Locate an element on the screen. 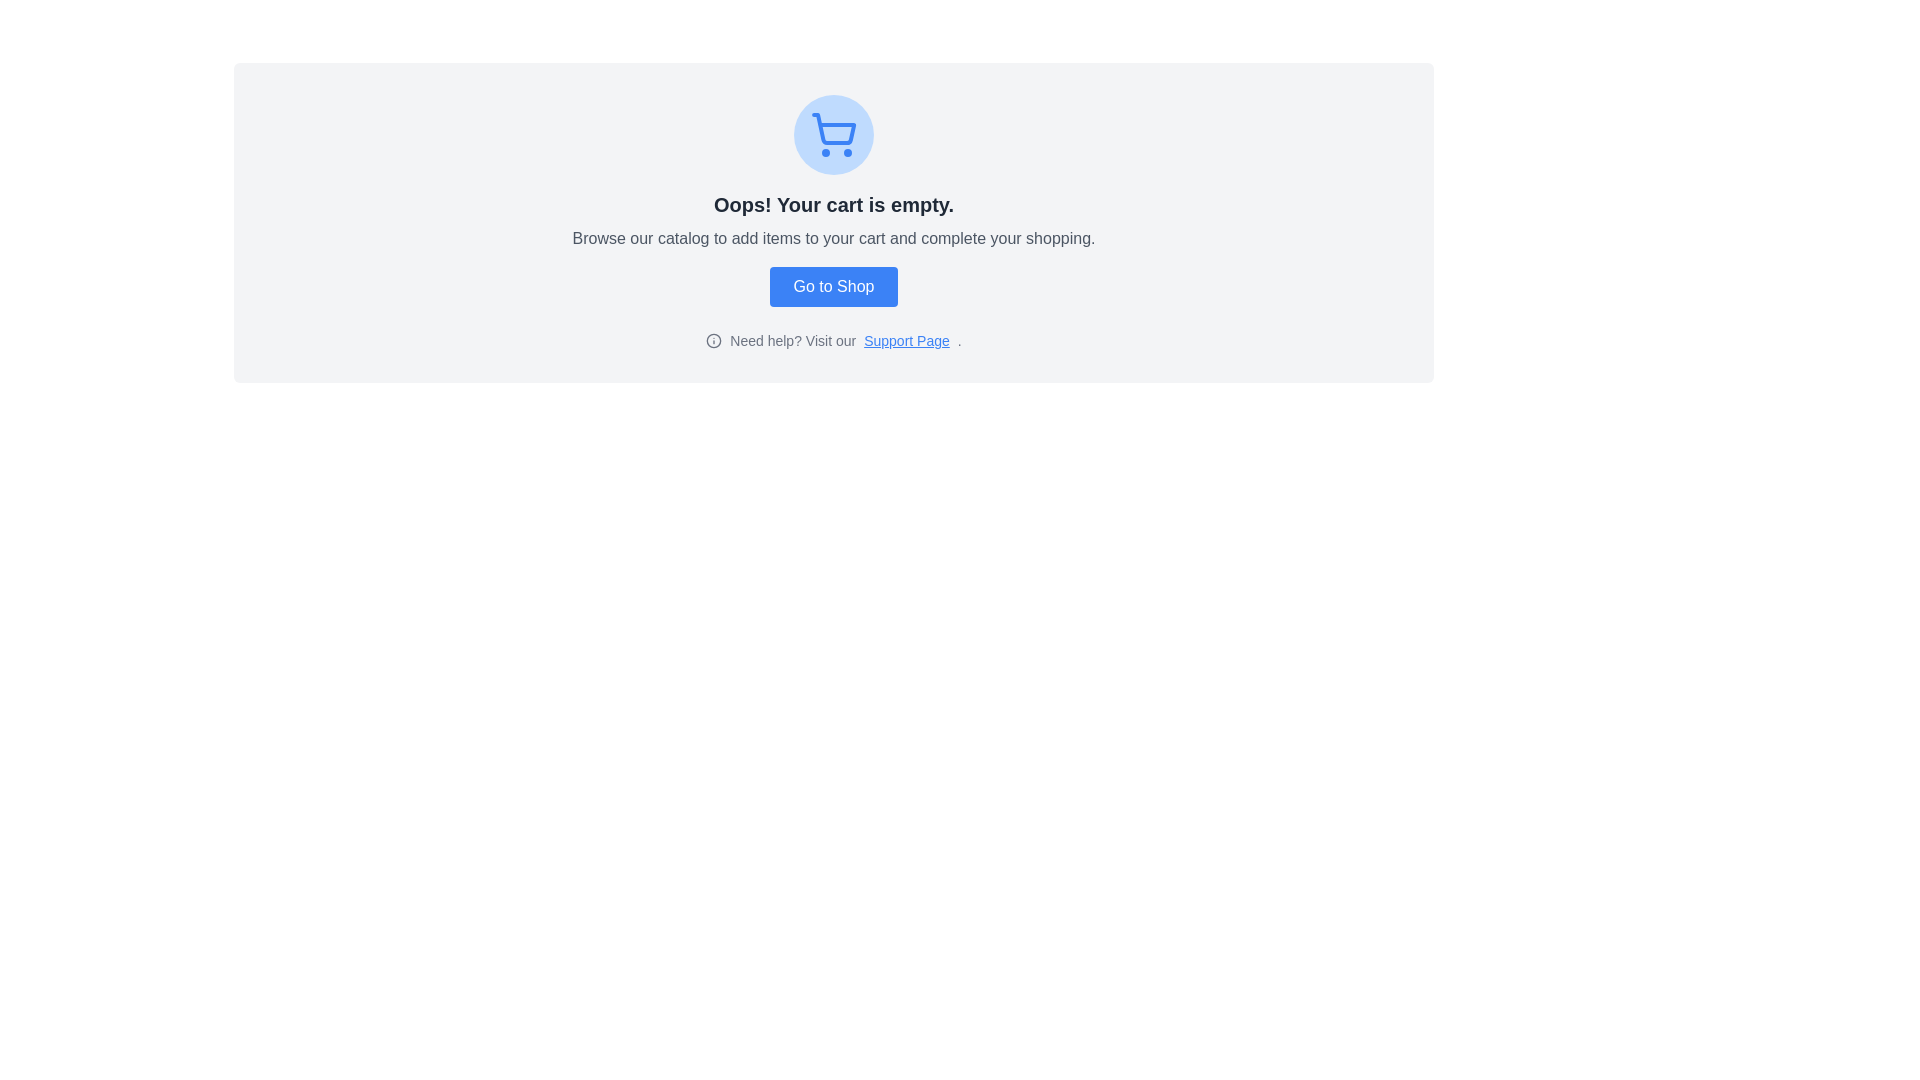 The image size is (1920, 1080). the central curved body of the shopping cart icon, which is part of the SVG graphic representing the cart status in the interface is located at coordinates (834, 129).